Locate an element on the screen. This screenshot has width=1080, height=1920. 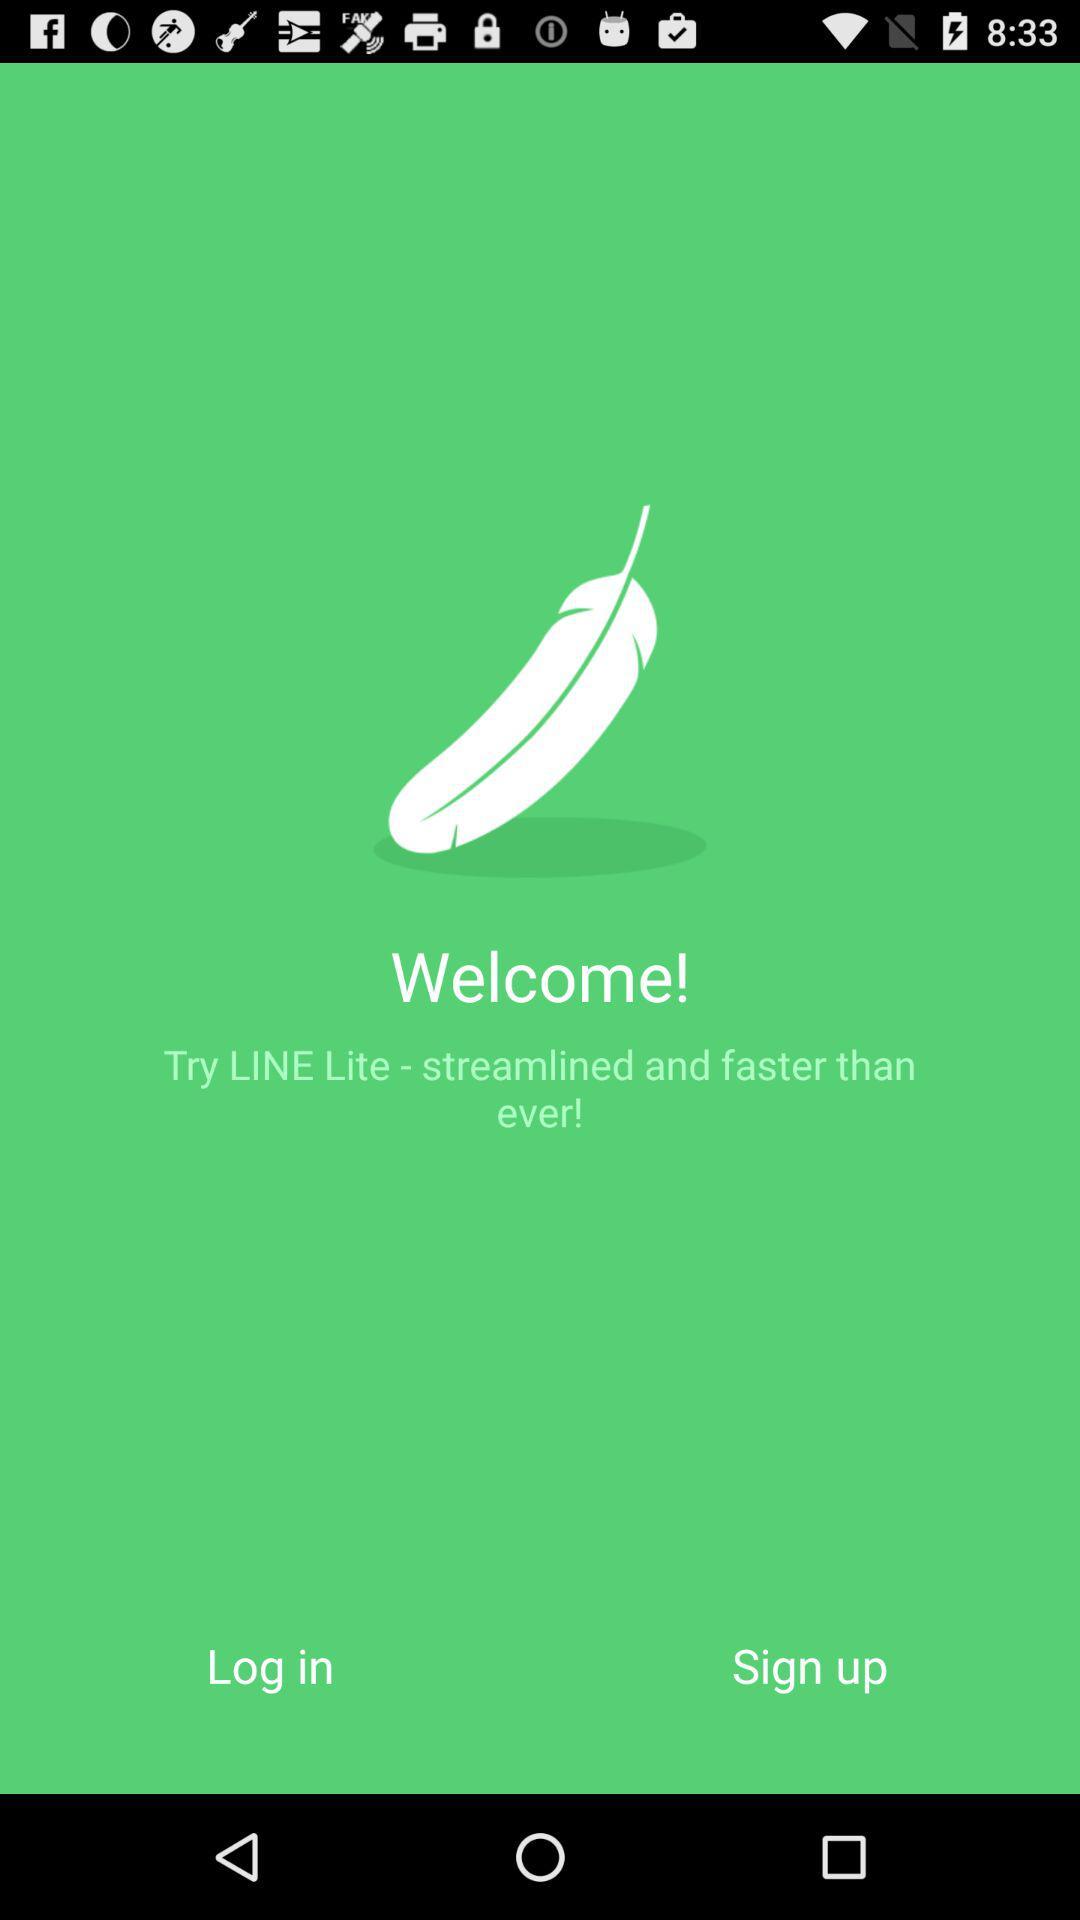
the app below the try line lite icon is located at coordinates (810, 1665).